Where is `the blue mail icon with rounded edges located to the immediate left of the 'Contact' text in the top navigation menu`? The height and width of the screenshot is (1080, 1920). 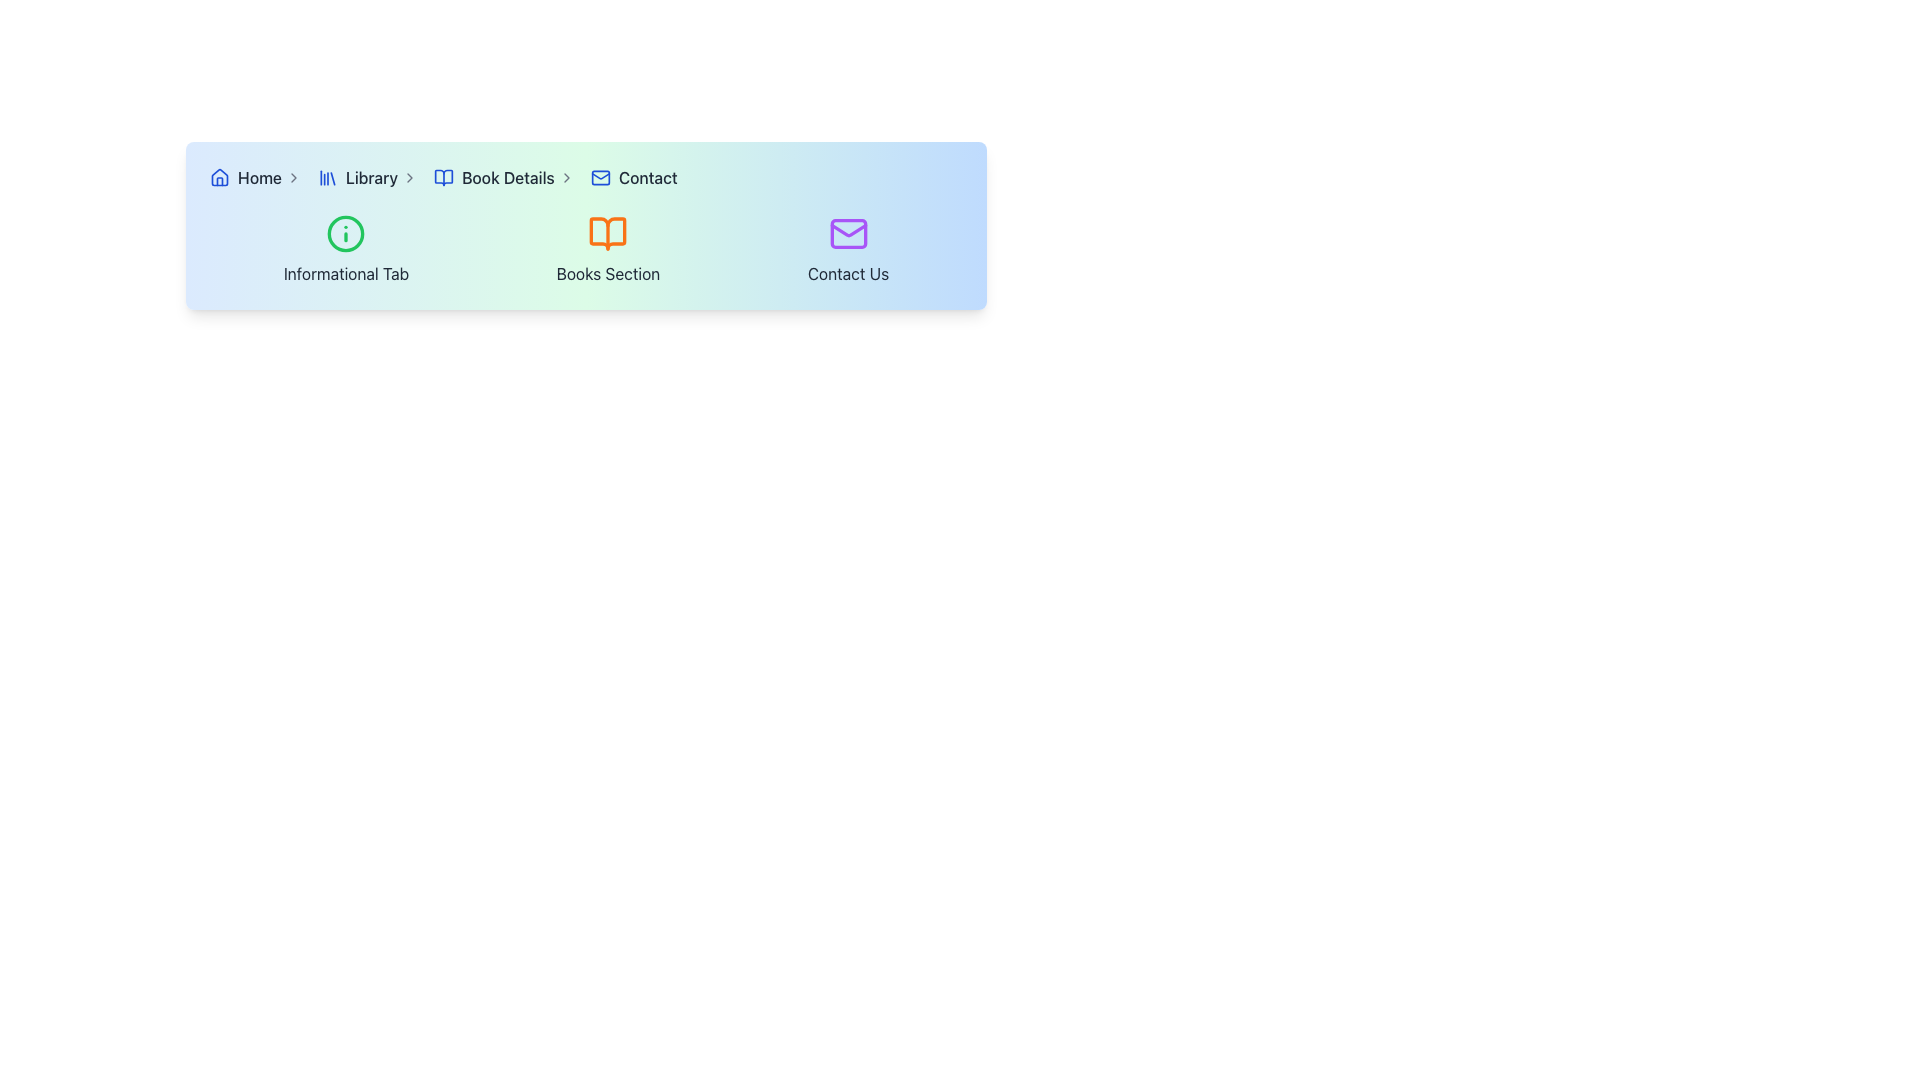 the blue mail icon with rounded edges located to the immediate left of the 'Contact' text in the top navigation menu is located at coordinates (599, 176).